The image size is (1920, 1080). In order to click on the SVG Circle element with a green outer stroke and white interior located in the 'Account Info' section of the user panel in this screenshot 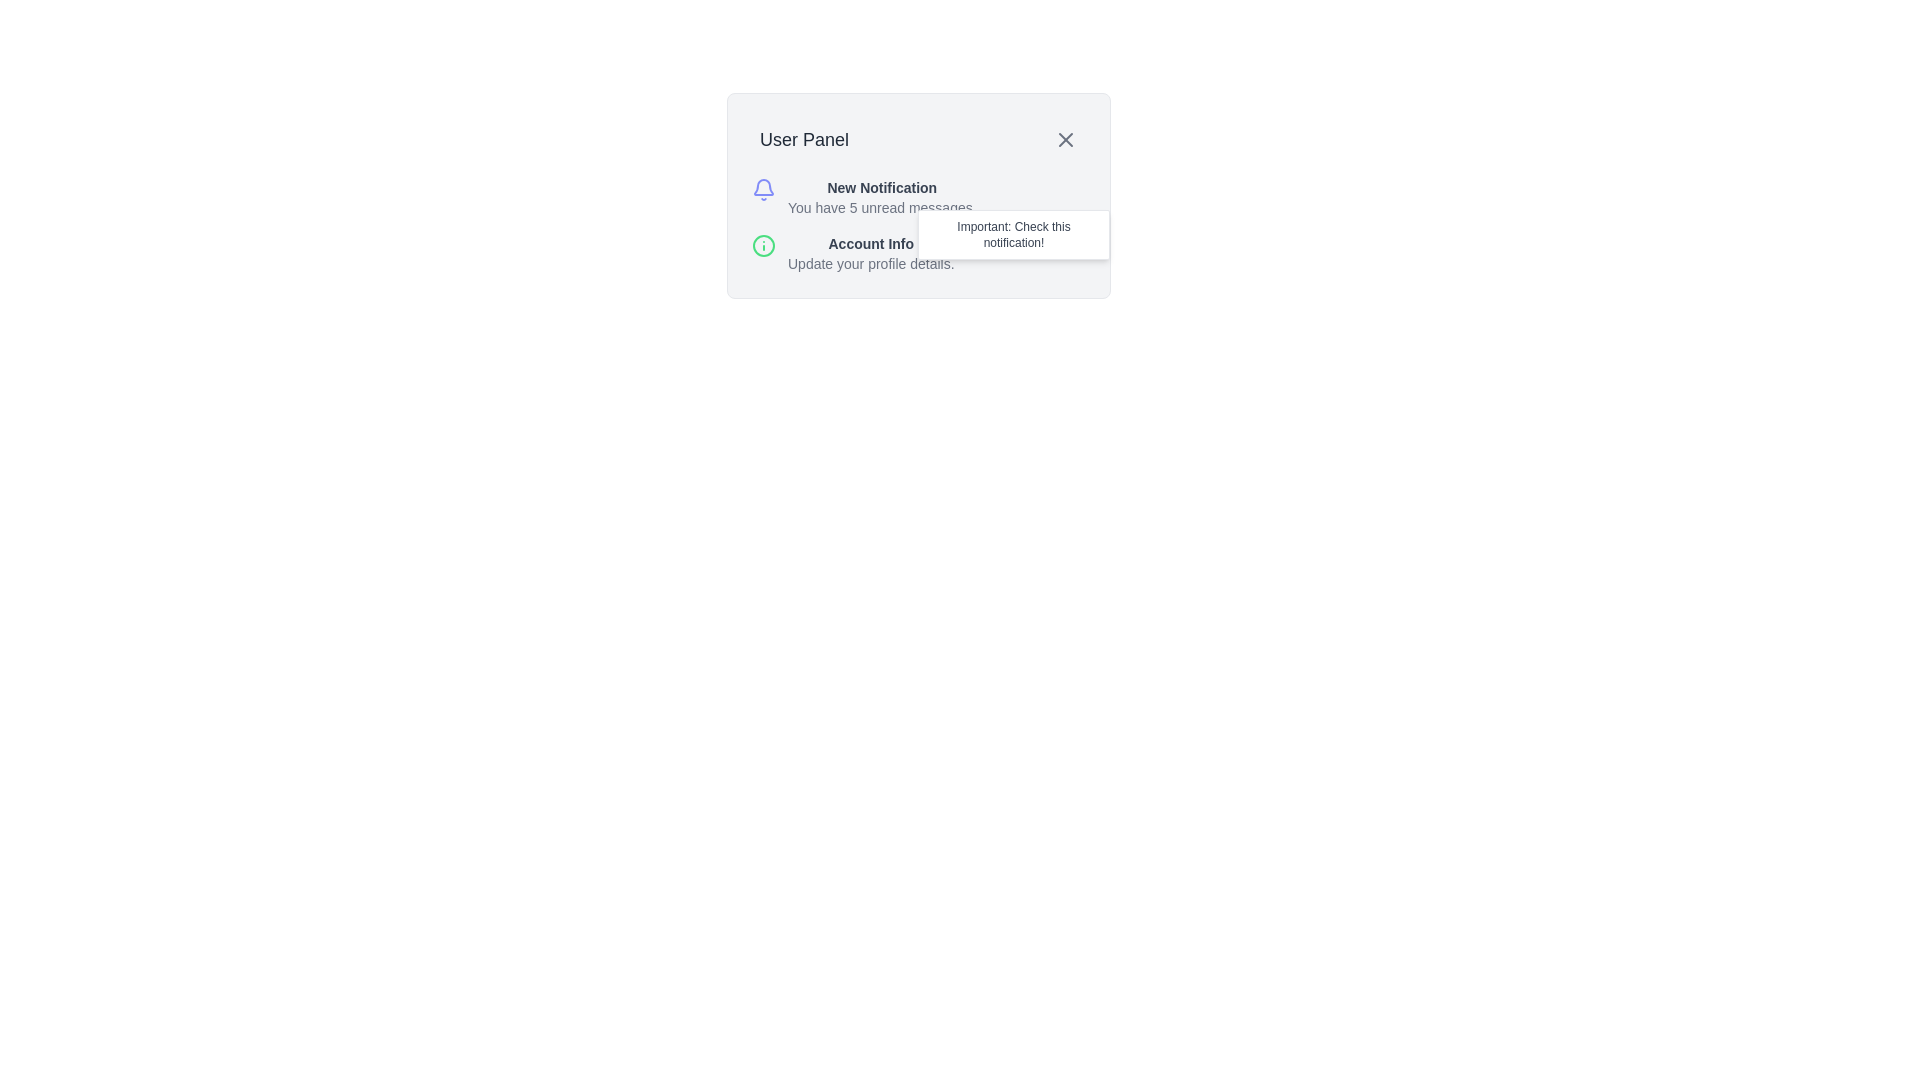, I will do `click(762, 245)`.